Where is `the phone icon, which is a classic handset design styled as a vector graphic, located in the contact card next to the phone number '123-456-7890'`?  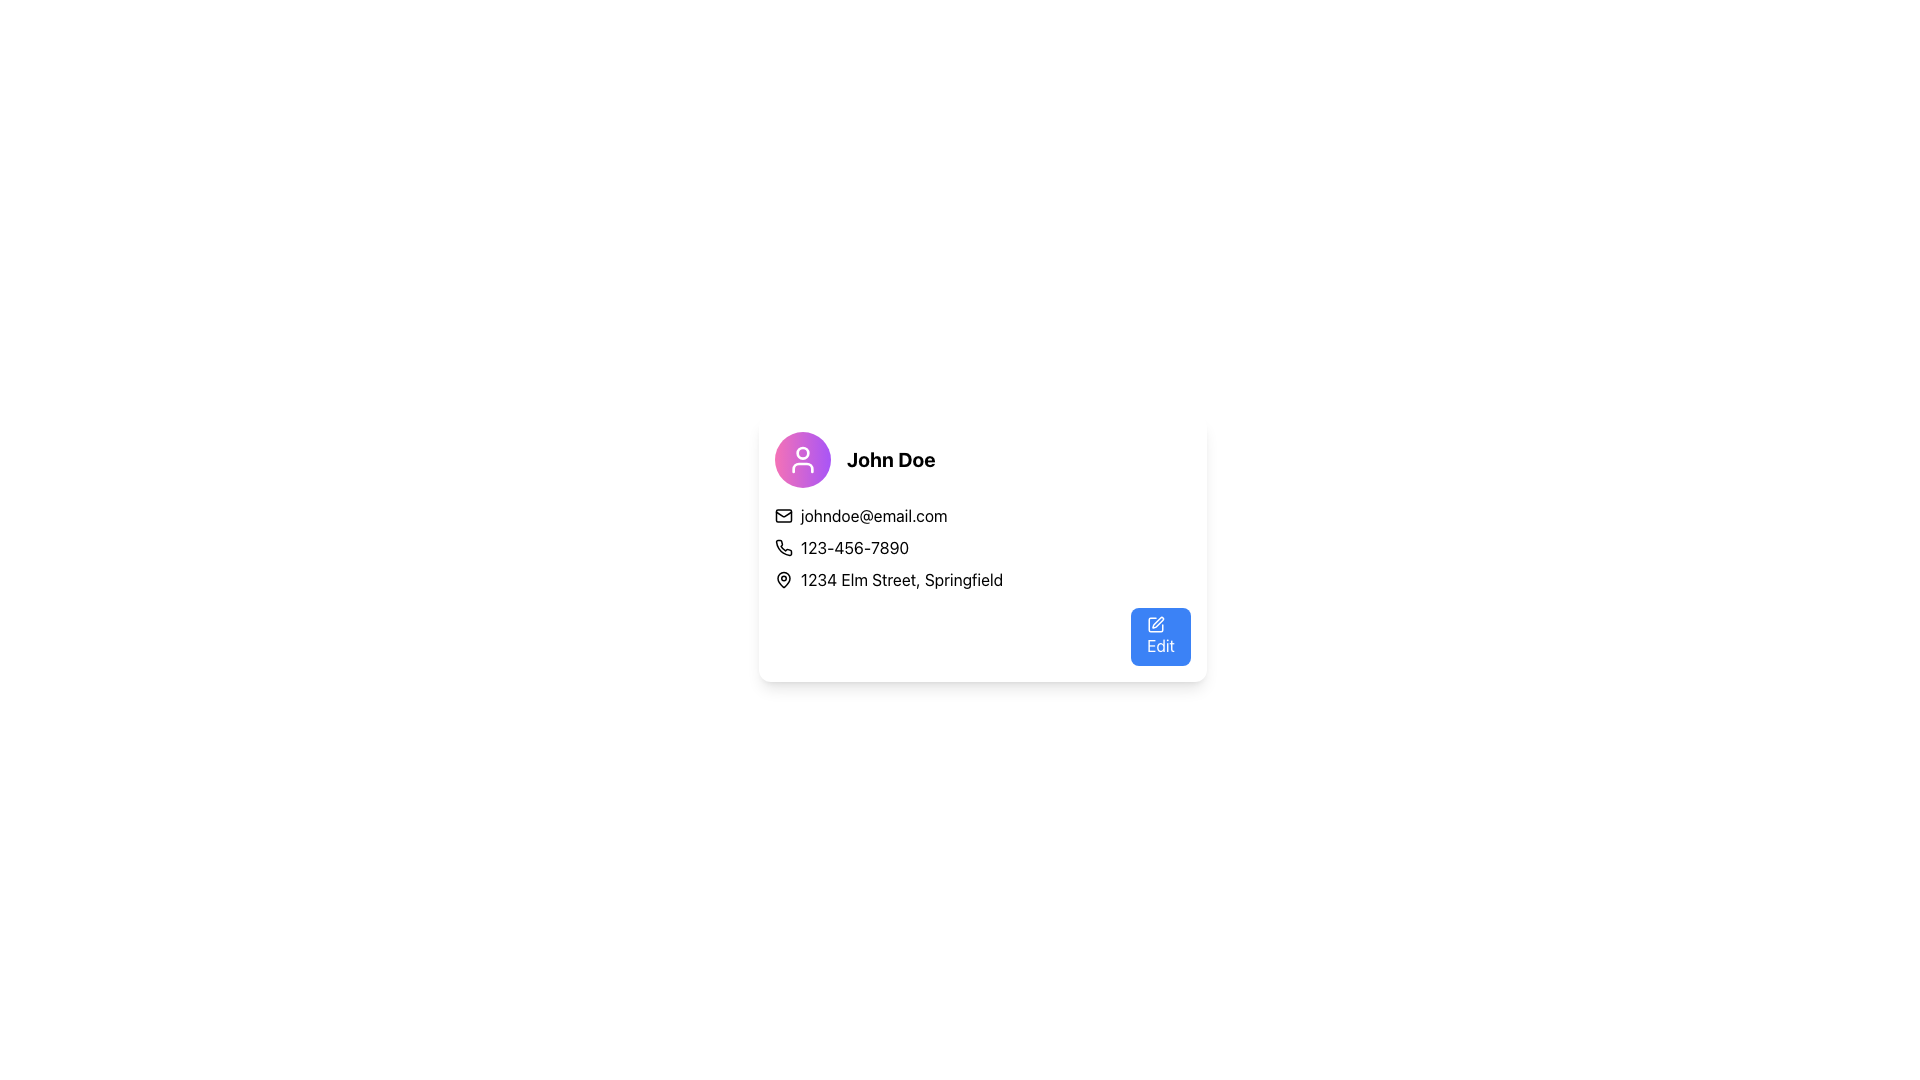
the phone icon, which is a classic handset design styled as a vector graphic, located in the contact card next to the phone number '123-456-7890' is located at coordinates (782, 547).